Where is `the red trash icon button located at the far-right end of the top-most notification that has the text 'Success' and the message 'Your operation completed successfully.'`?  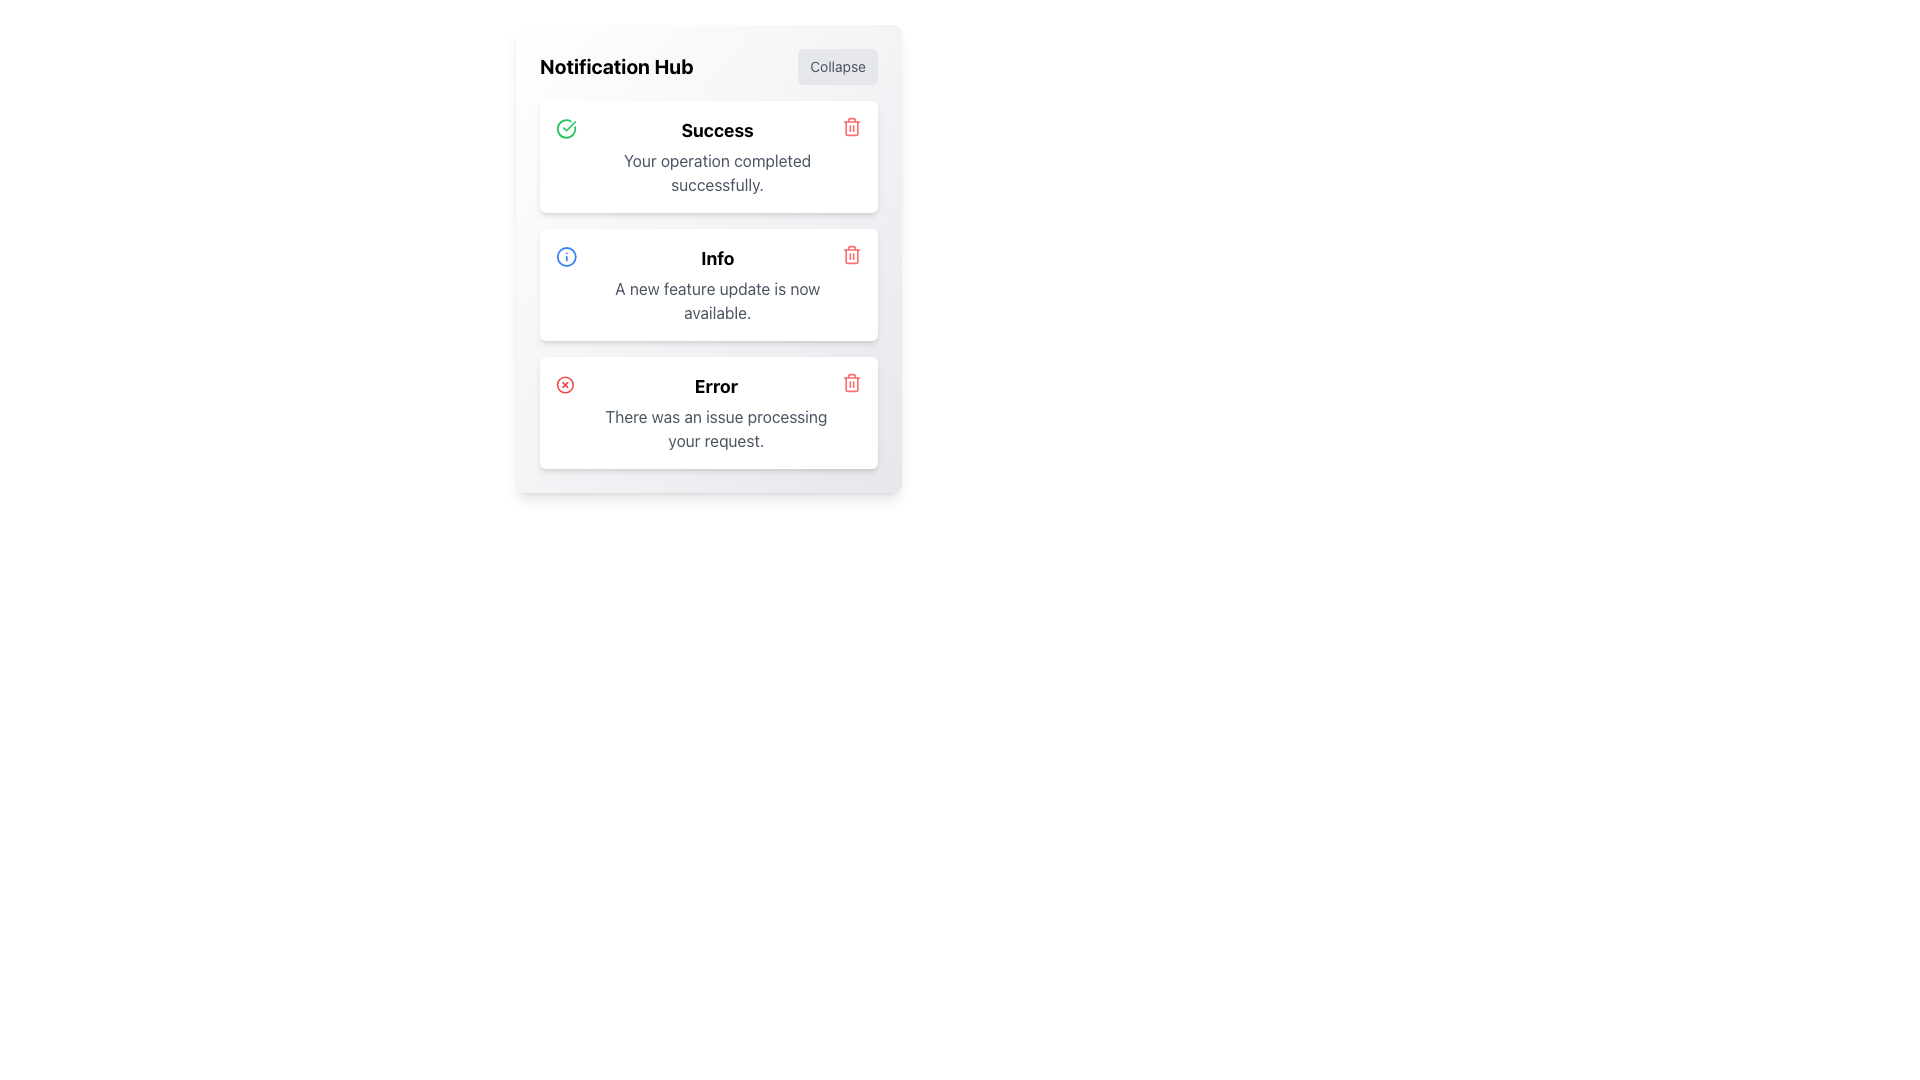
the red trash icon button located at the far-right end of the top-most notification that has the text 'Success' and the message 'Your operation completed successfully.' is located at coordinates (851, 127).